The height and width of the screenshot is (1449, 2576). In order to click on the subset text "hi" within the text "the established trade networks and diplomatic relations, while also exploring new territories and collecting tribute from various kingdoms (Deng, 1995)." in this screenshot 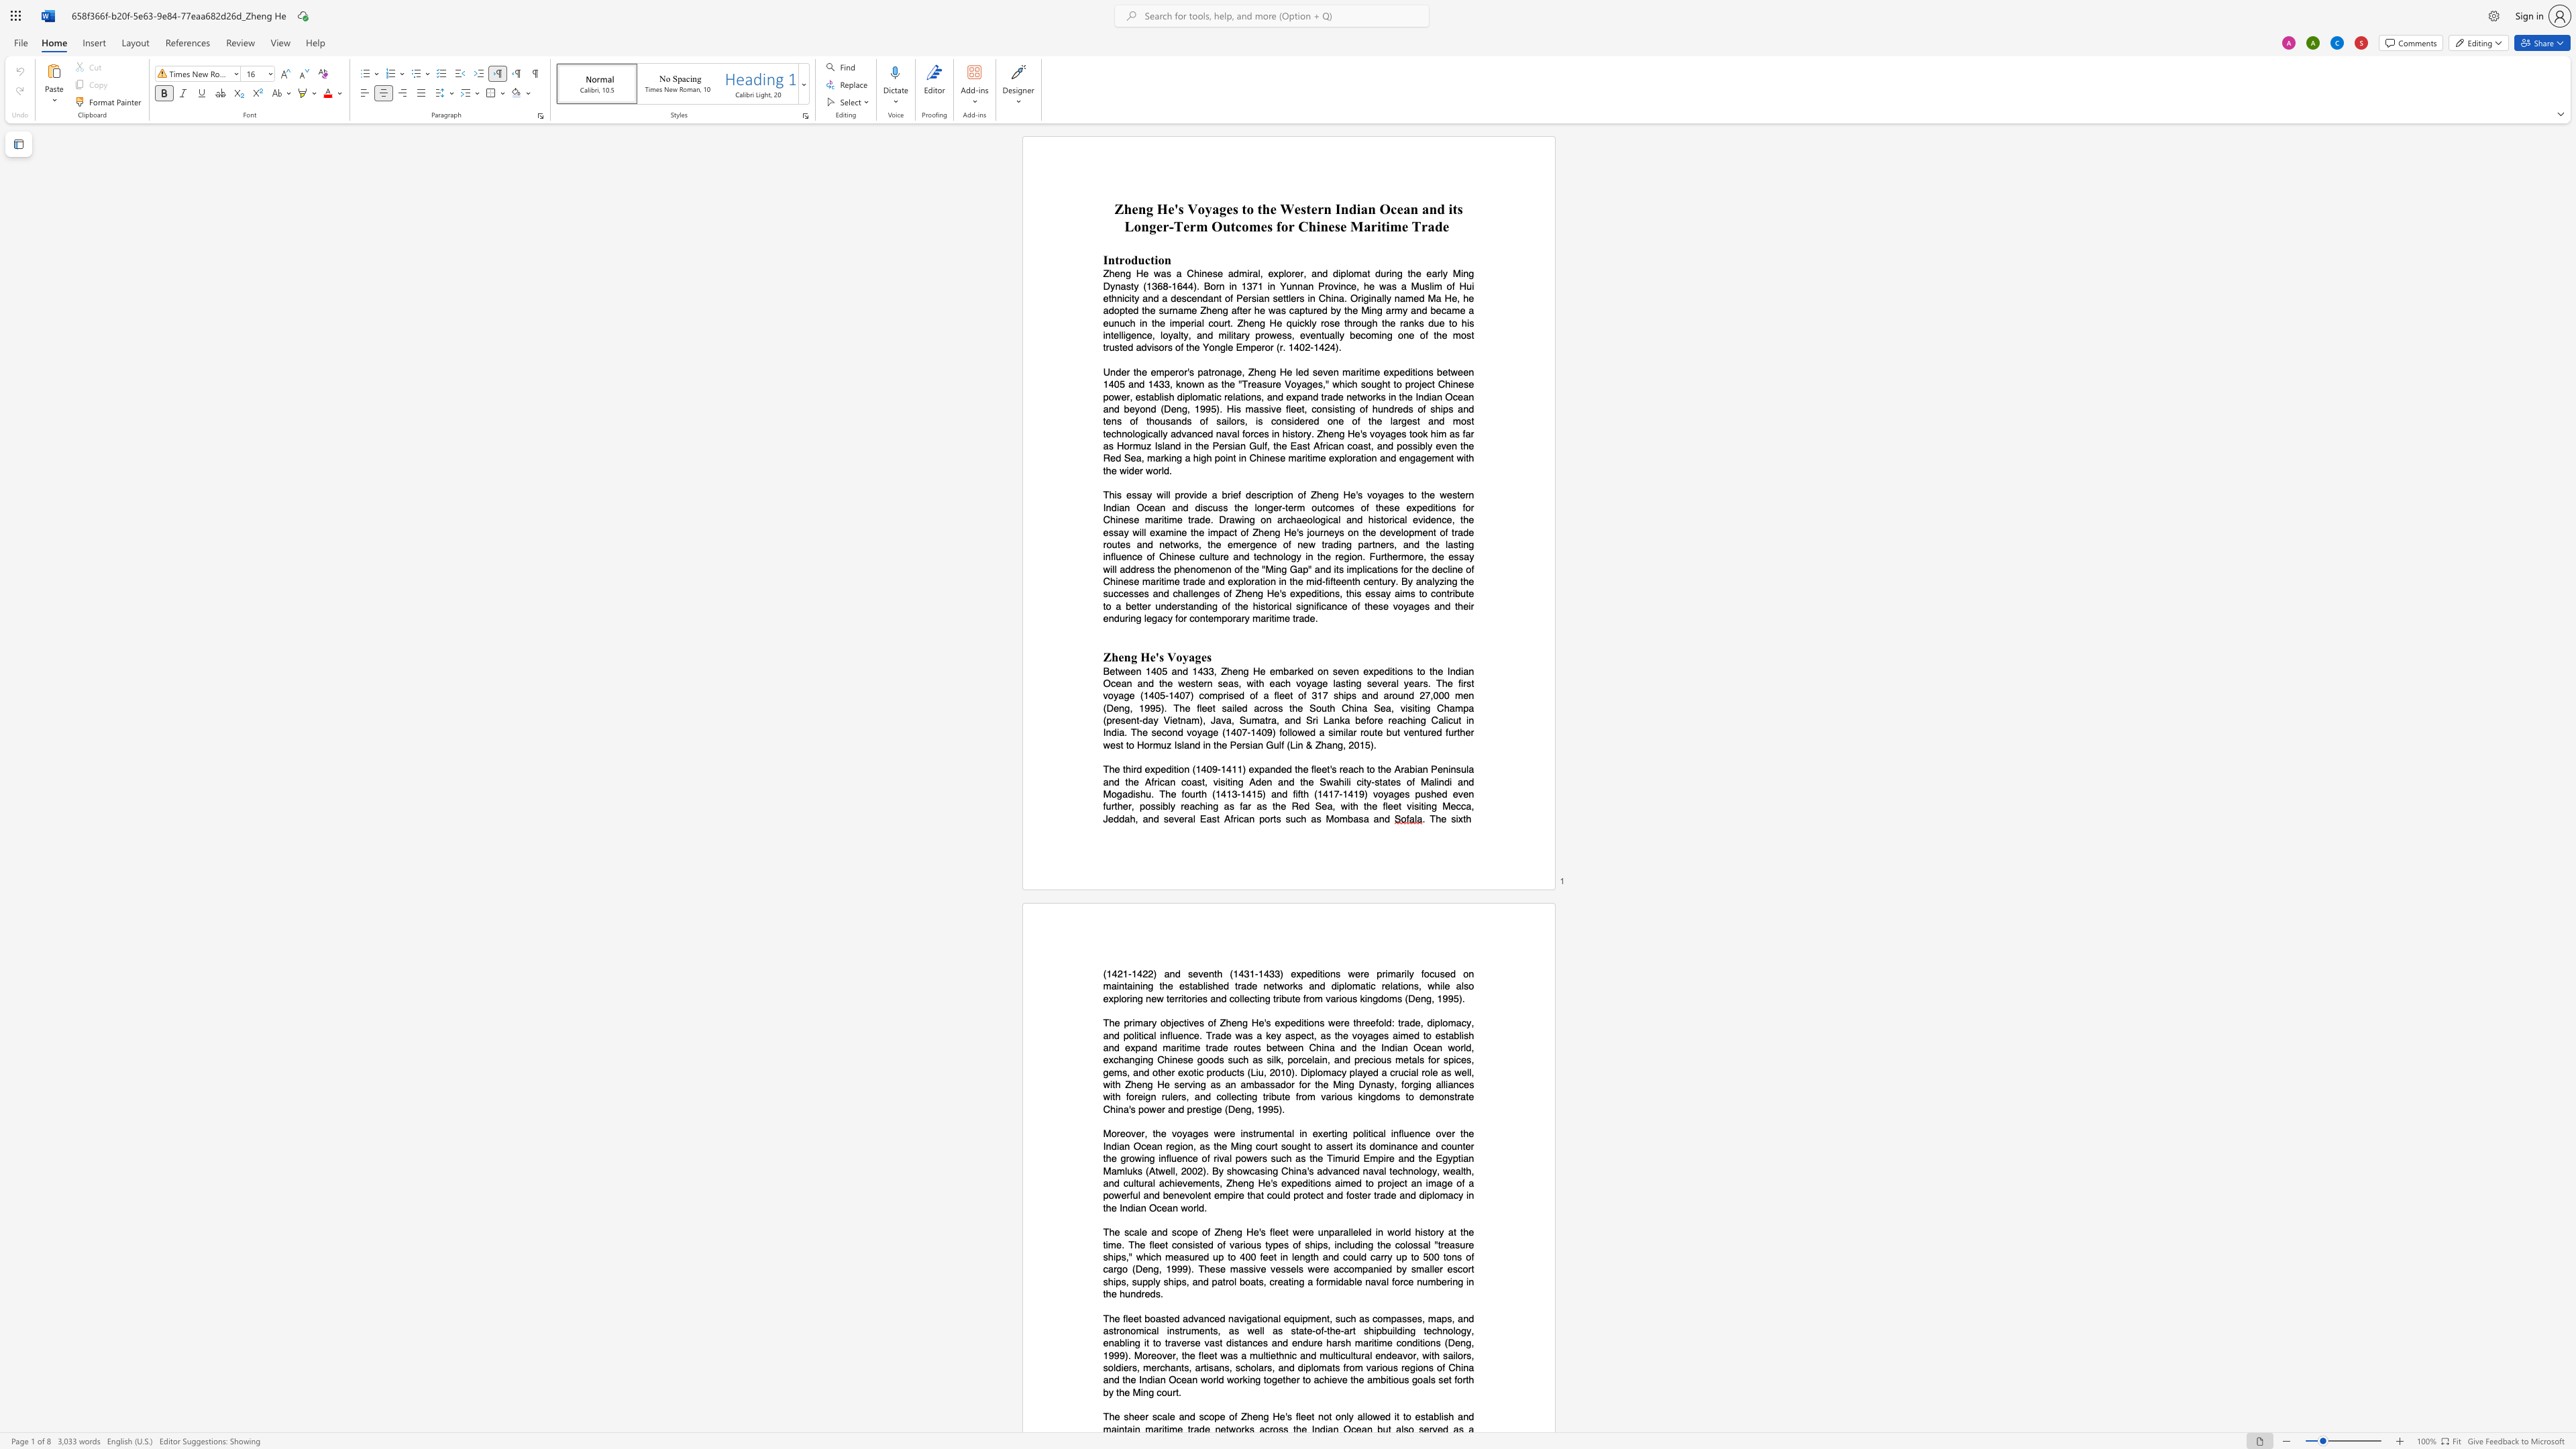, I will do `click(1434, 986)`.